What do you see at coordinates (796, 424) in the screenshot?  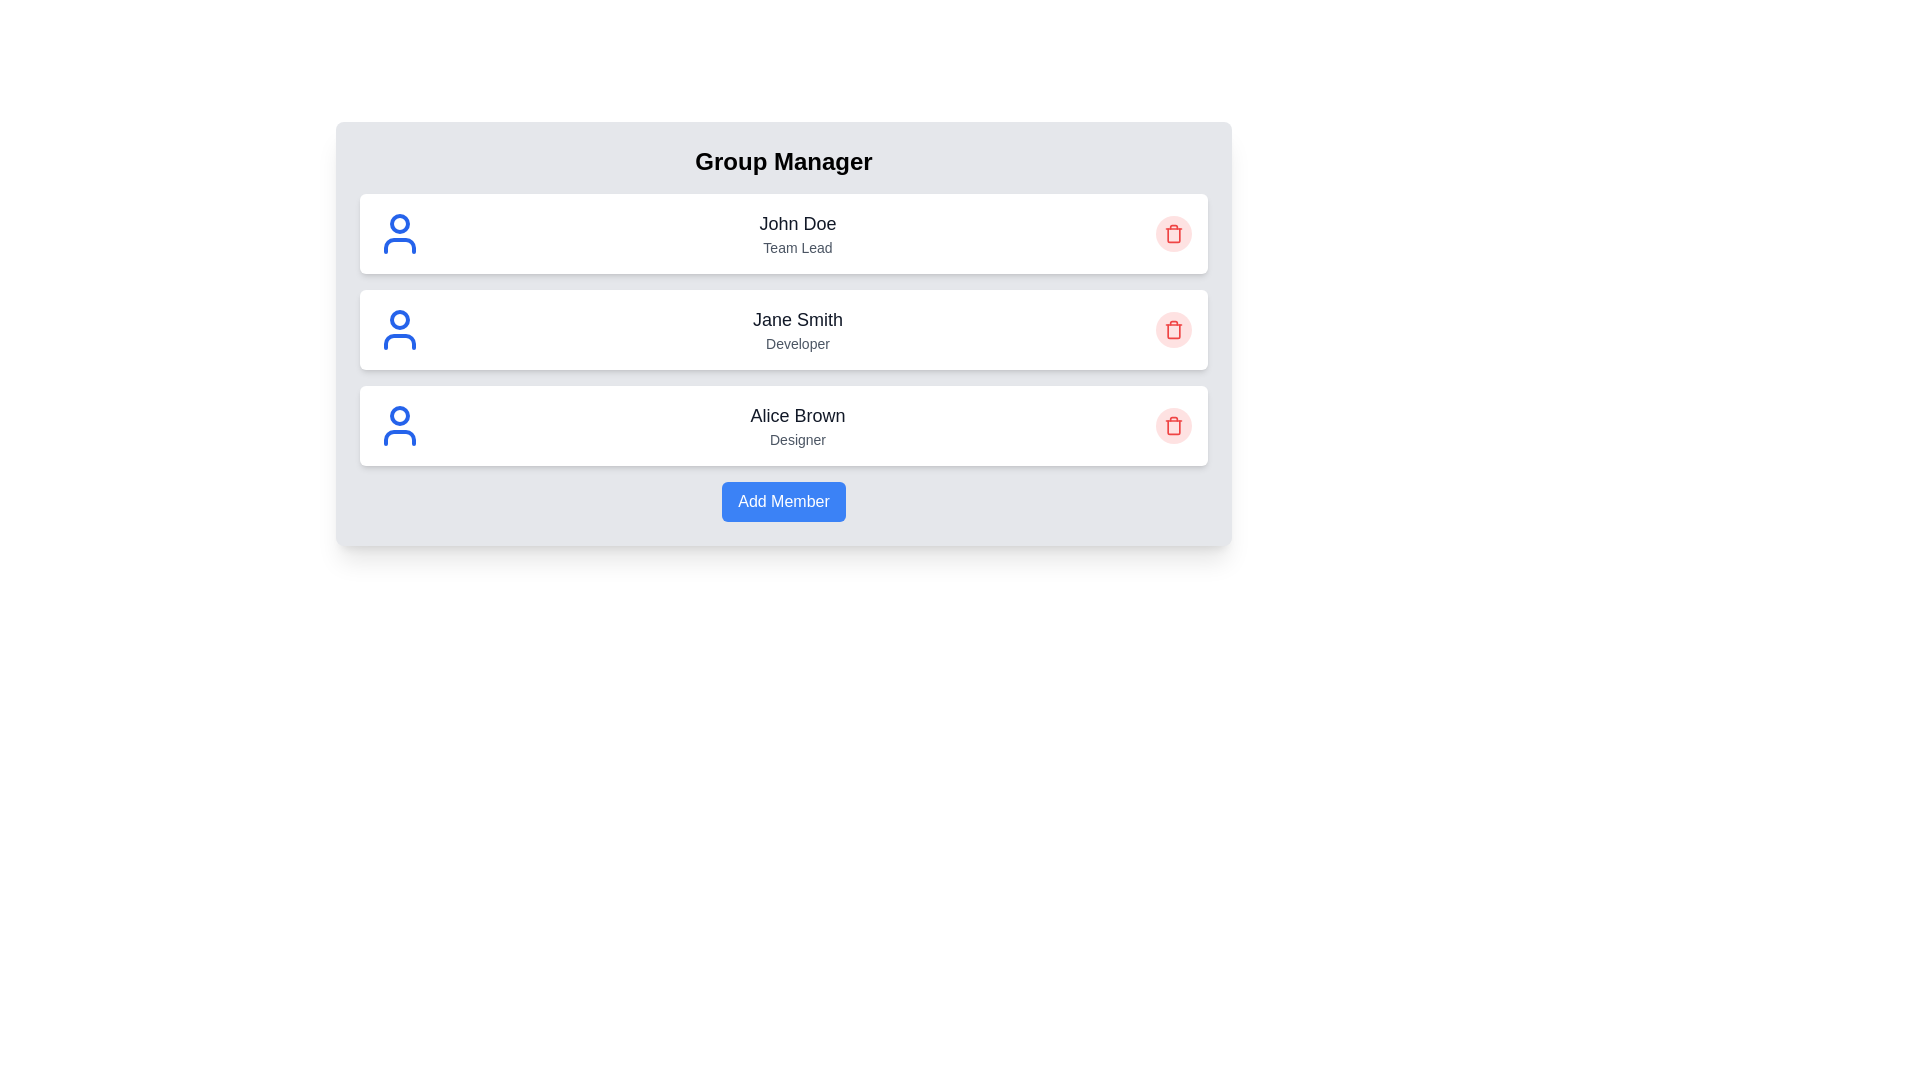 I see `the textual information element displaying the user name 'Alice Brown' and role 'Designer', located in the third card section of the interface, between 'Jane Smith' and the 'Add Member' button` at bounding box center [796, 424].